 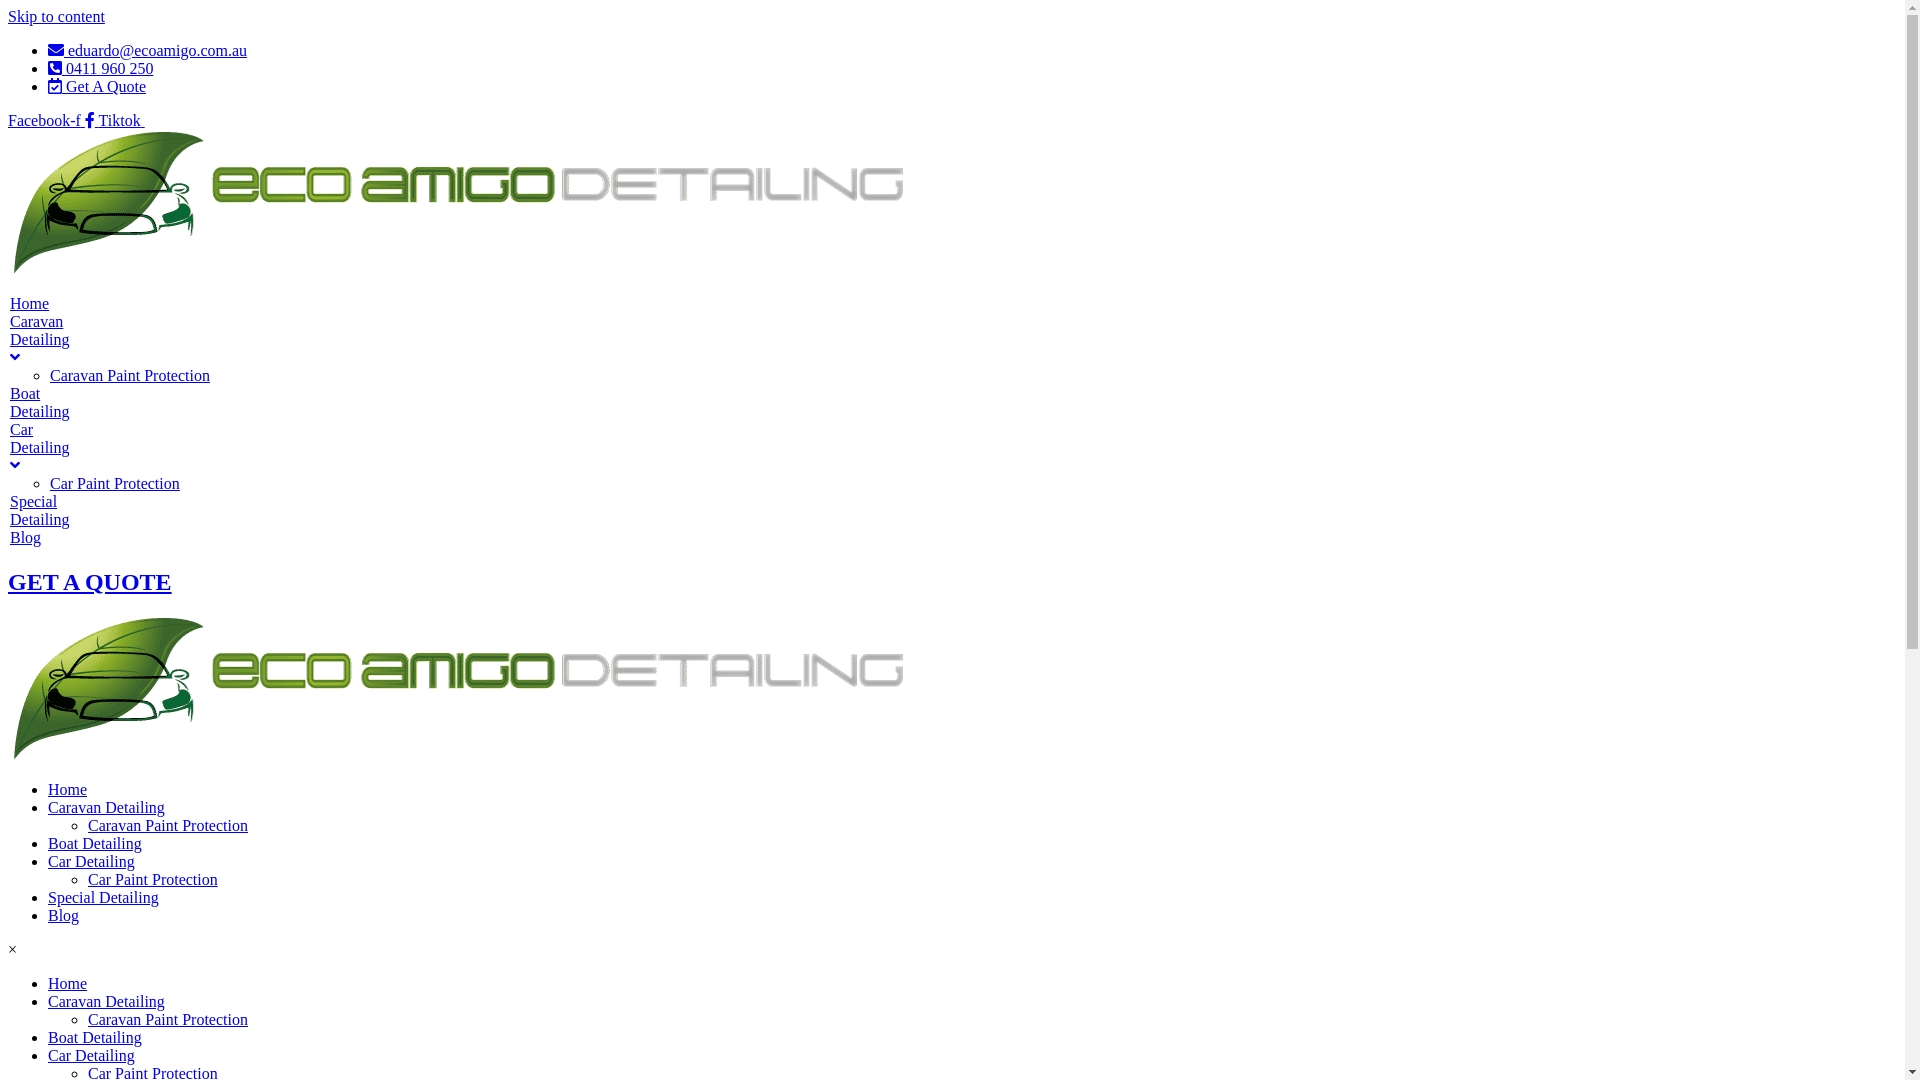 I want to click on 'Facebook-f', so click(x=53, y=120).